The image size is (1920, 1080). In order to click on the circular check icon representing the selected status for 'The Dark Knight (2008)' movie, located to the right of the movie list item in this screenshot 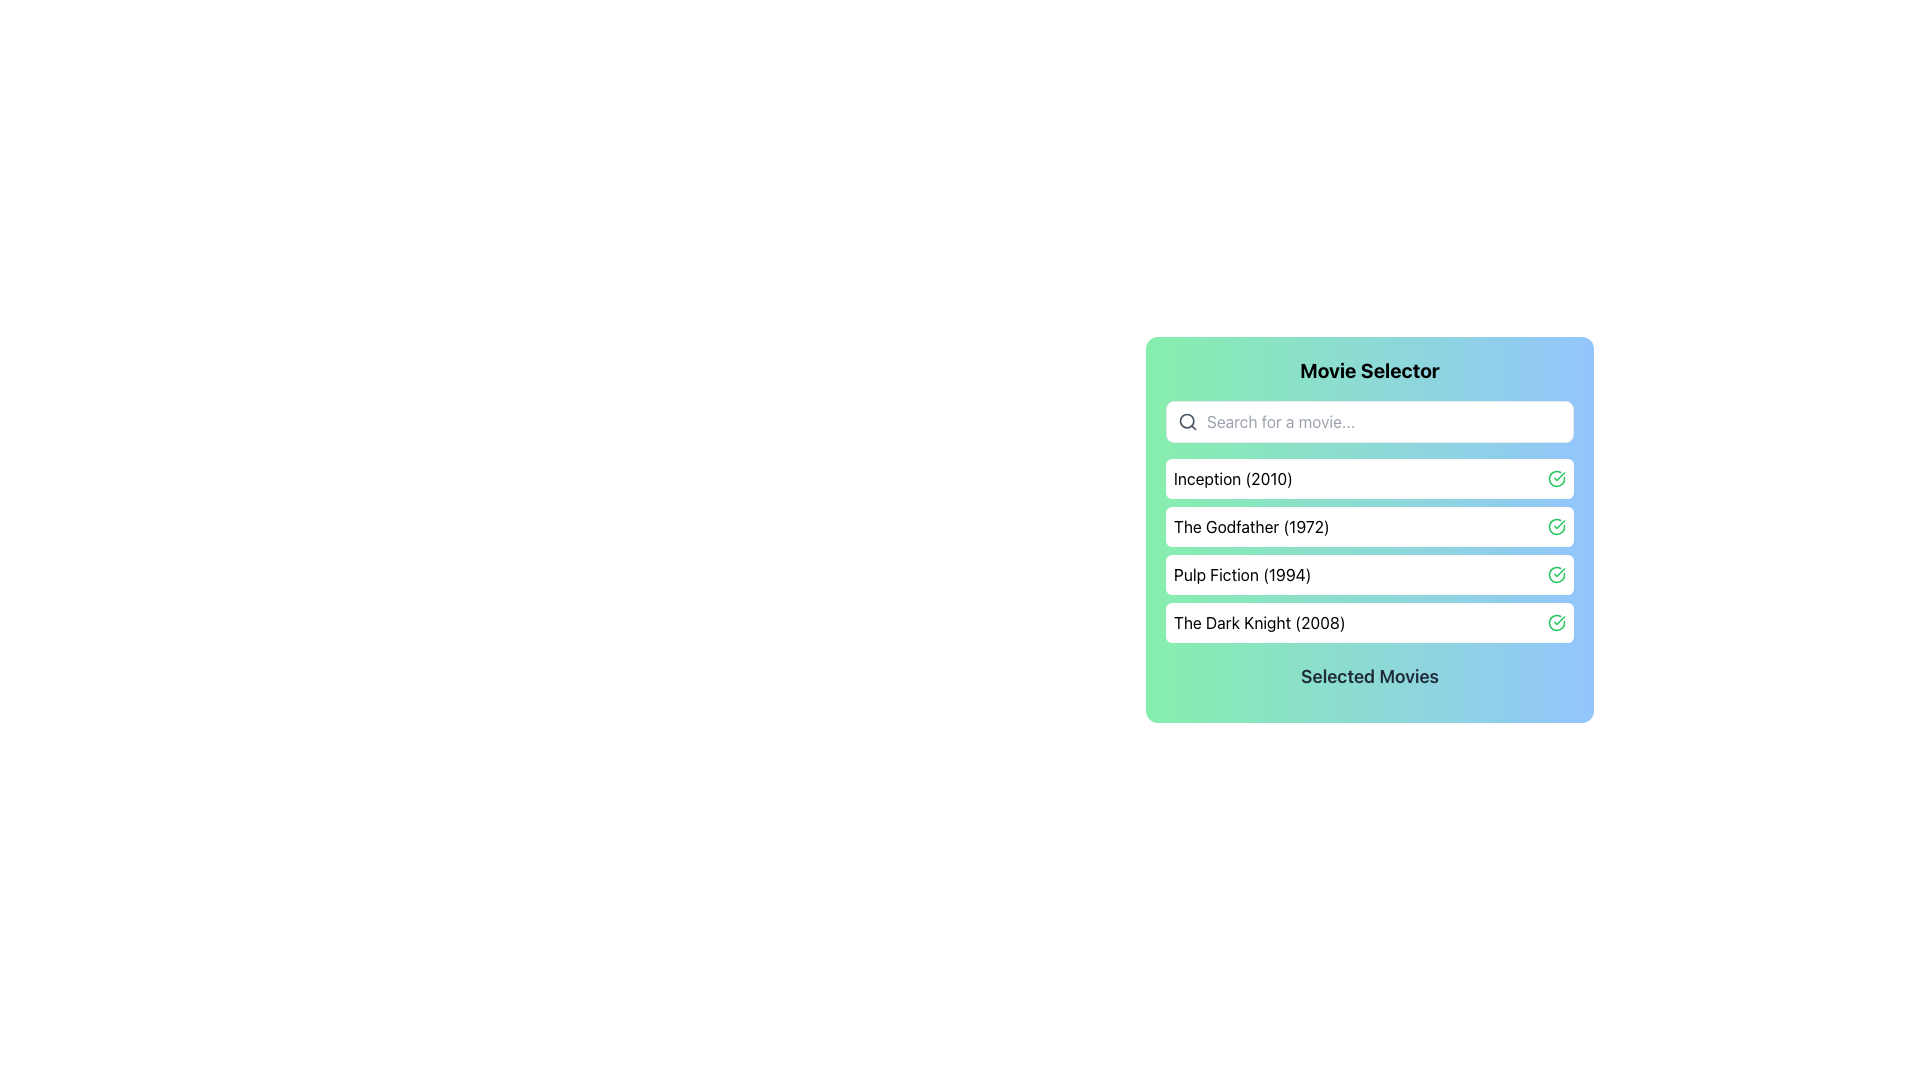, I will do `click(1555, 622)`.